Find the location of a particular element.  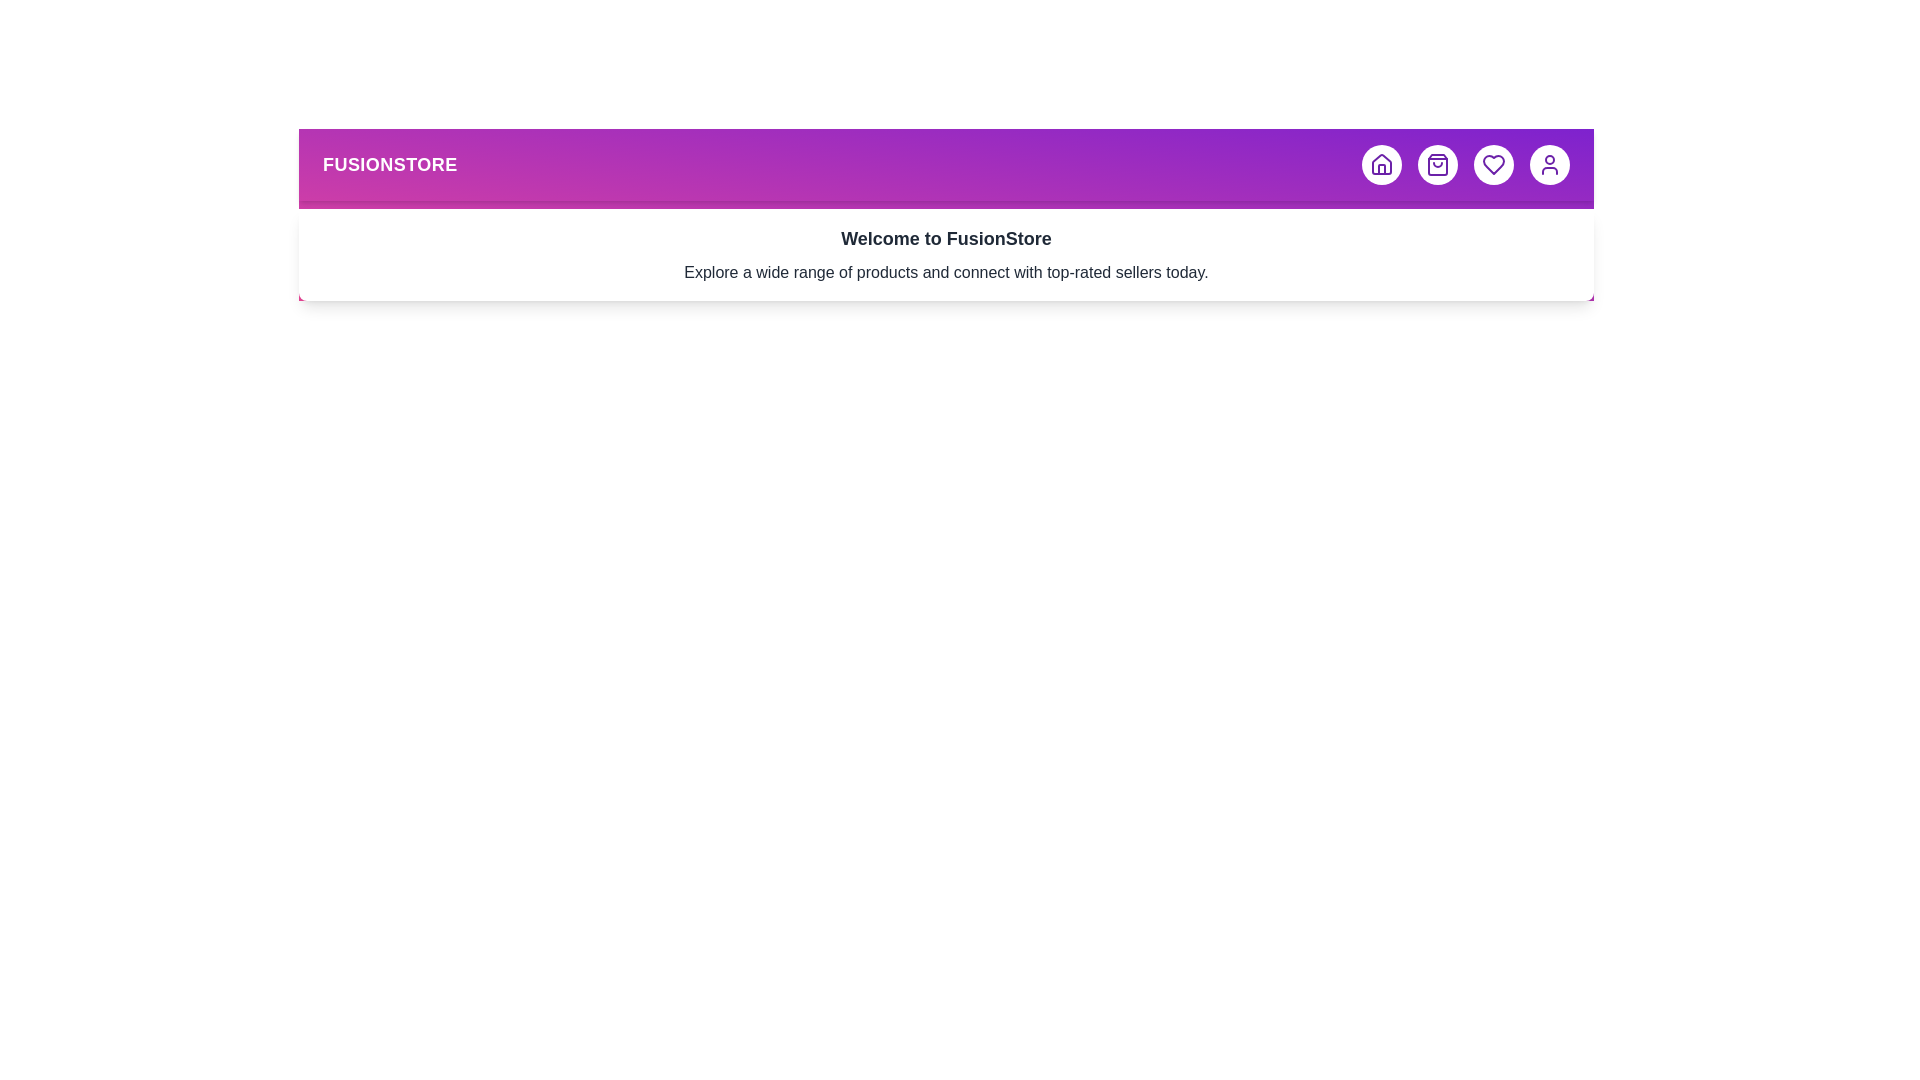

the heart icon to navigate to the respective section is located at coordinates (1493, 164).